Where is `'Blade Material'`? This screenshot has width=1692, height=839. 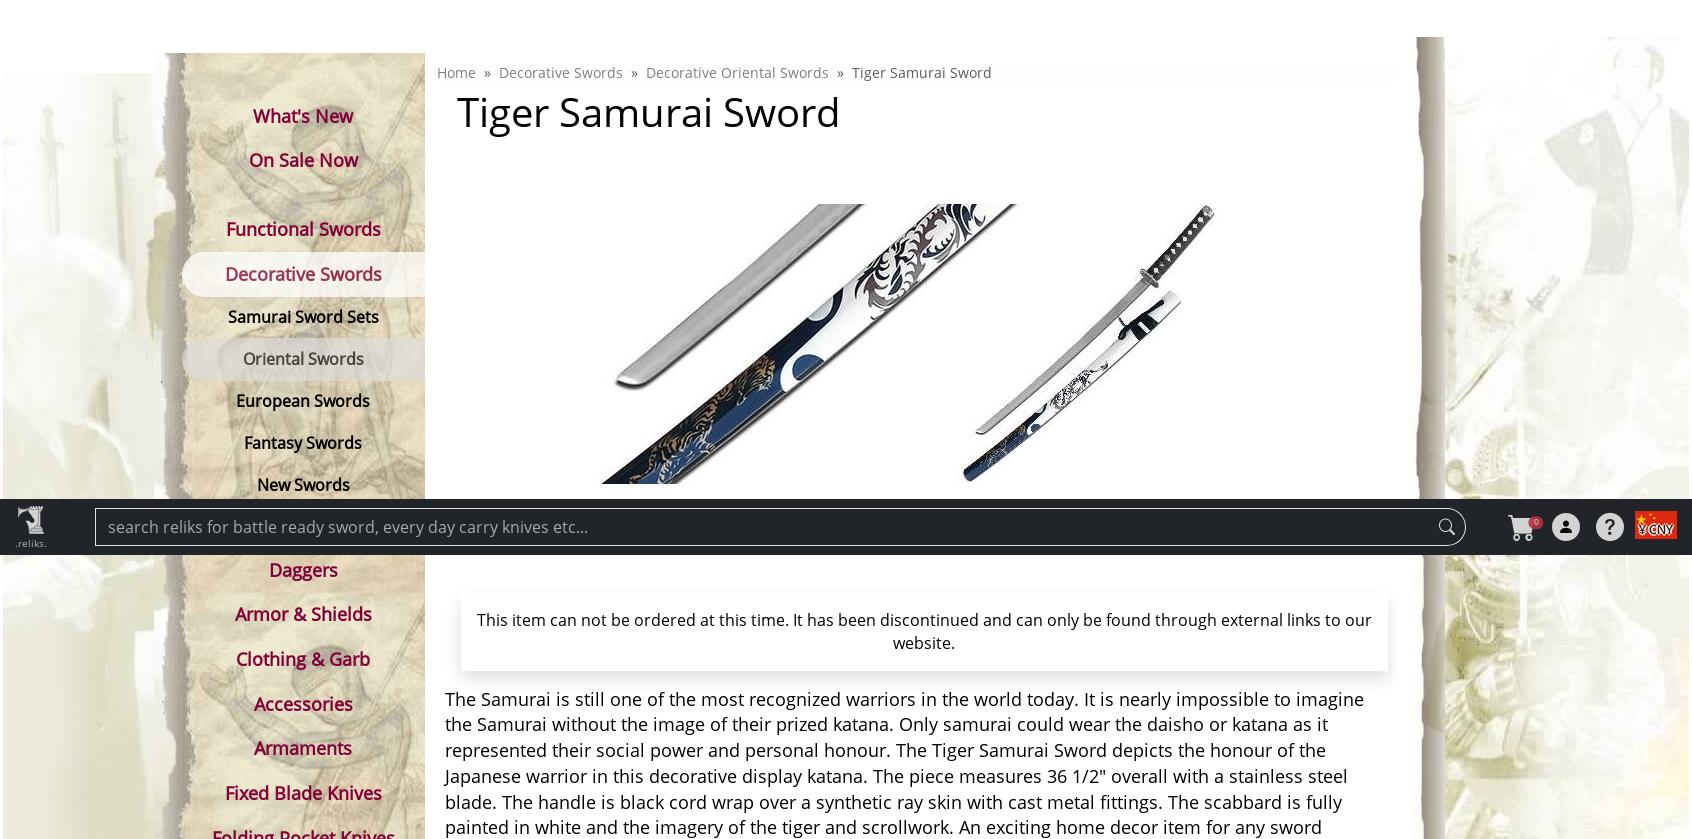
'Blade Material' is located at coordinates (450, 811).